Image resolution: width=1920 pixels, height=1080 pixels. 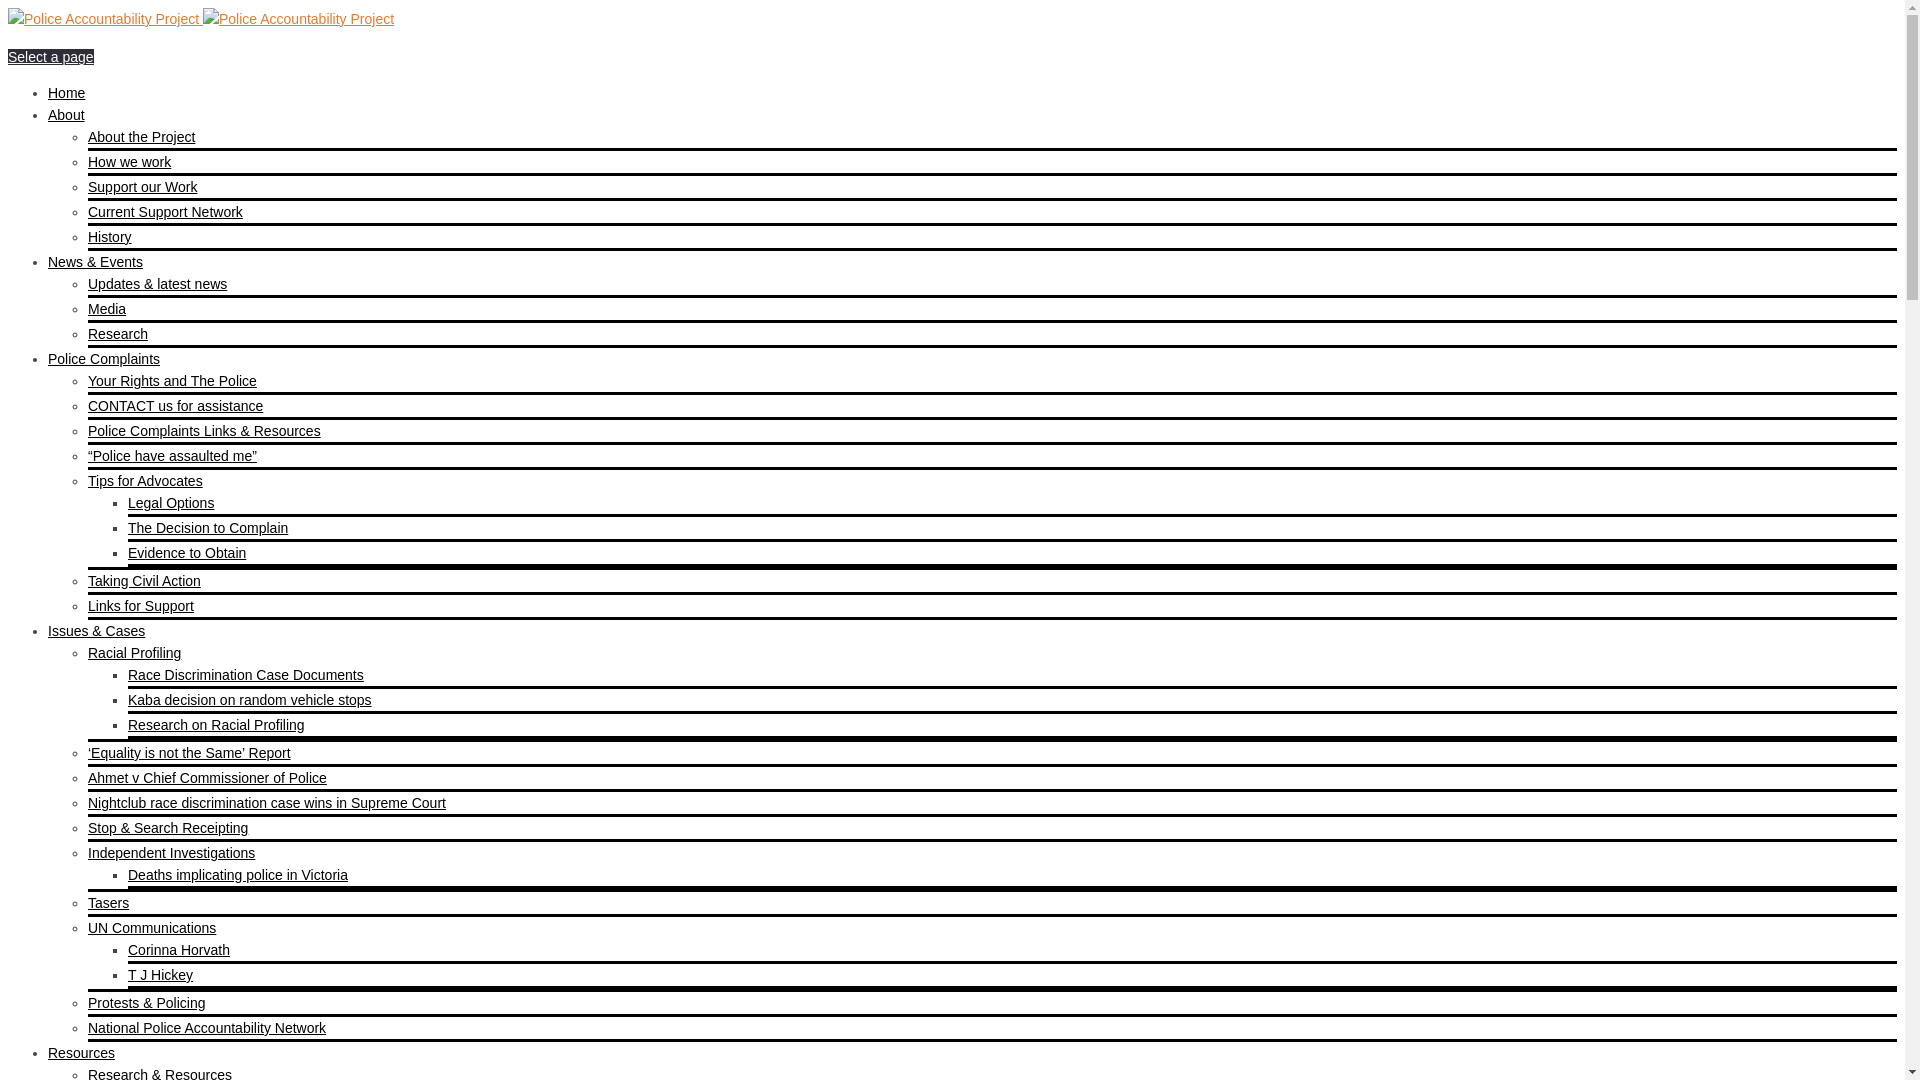 What do you see at coordinates (109, 235) in the screenshot?
I see `'History'` at bounding box center [109, 235].